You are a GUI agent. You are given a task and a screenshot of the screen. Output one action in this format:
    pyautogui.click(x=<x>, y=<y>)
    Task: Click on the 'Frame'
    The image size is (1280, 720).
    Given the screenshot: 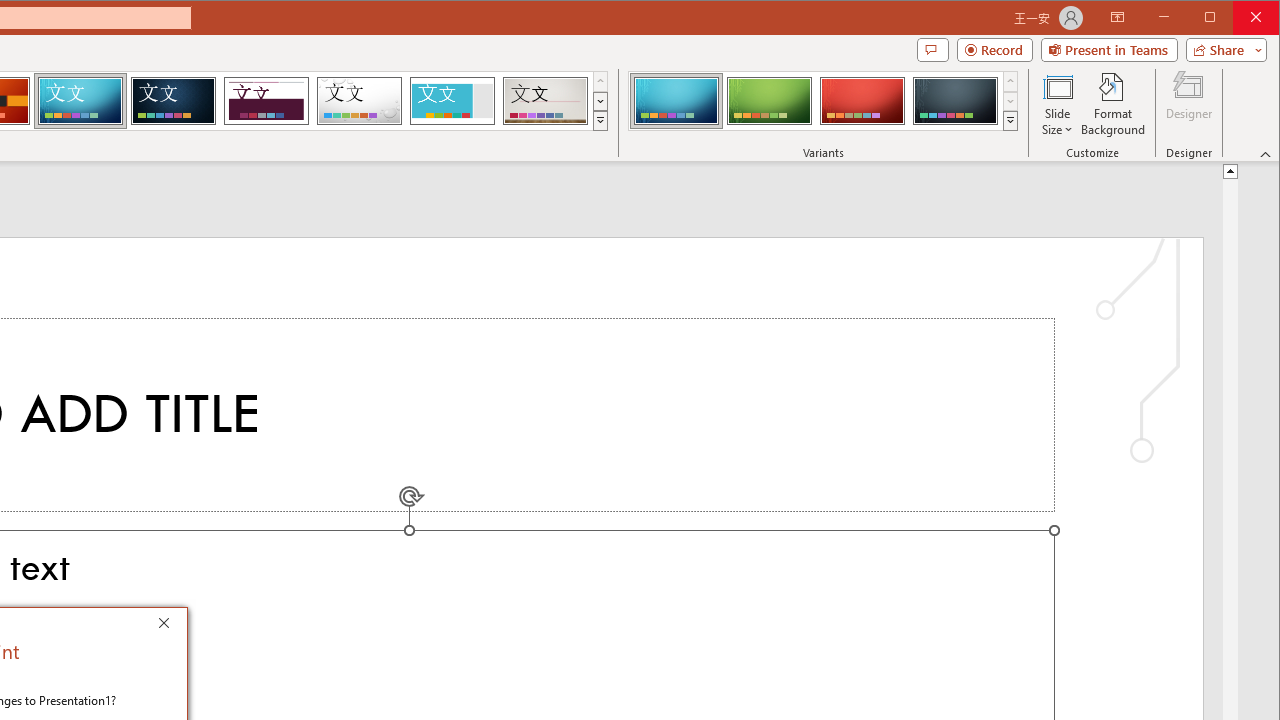 What is the action you would take?
    pyautogui.click(x=451, y=100)
    